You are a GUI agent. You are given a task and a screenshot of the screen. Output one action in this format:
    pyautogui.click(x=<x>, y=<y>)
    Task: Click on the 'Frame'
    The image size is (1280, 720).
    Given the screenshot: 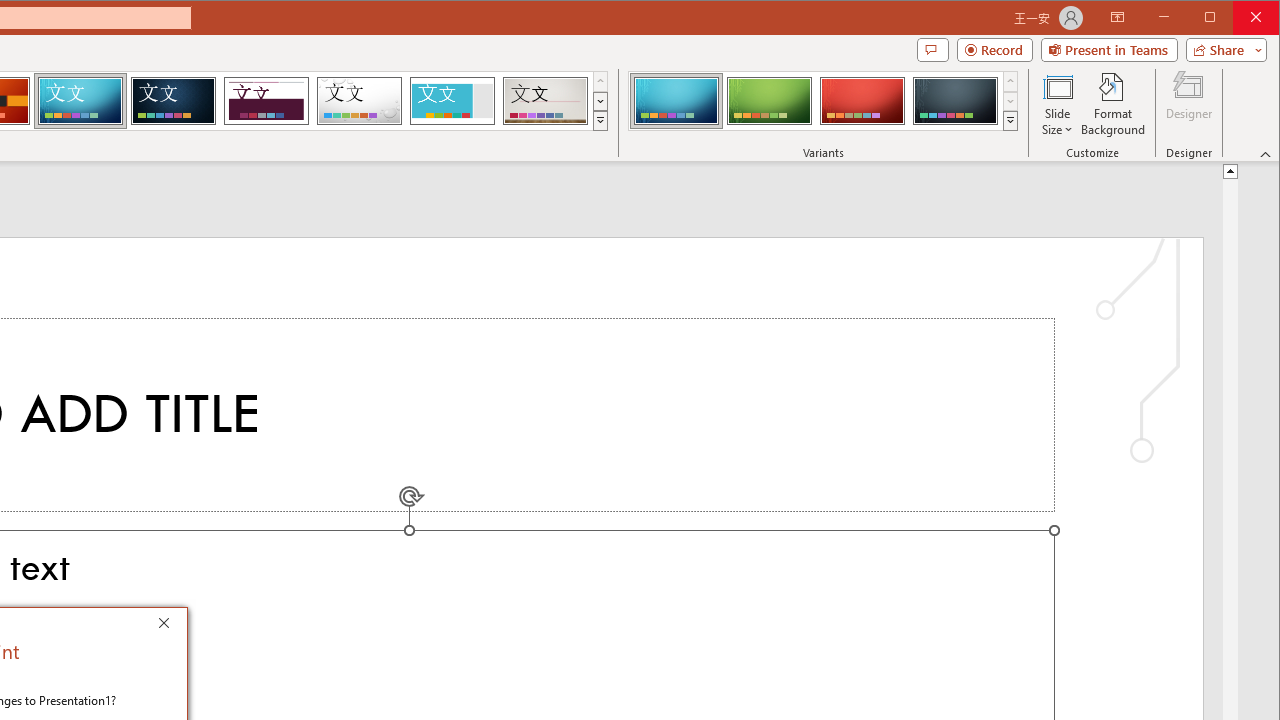 What is the action you would take?
    pyautogui.click(x=451, y=100)
    